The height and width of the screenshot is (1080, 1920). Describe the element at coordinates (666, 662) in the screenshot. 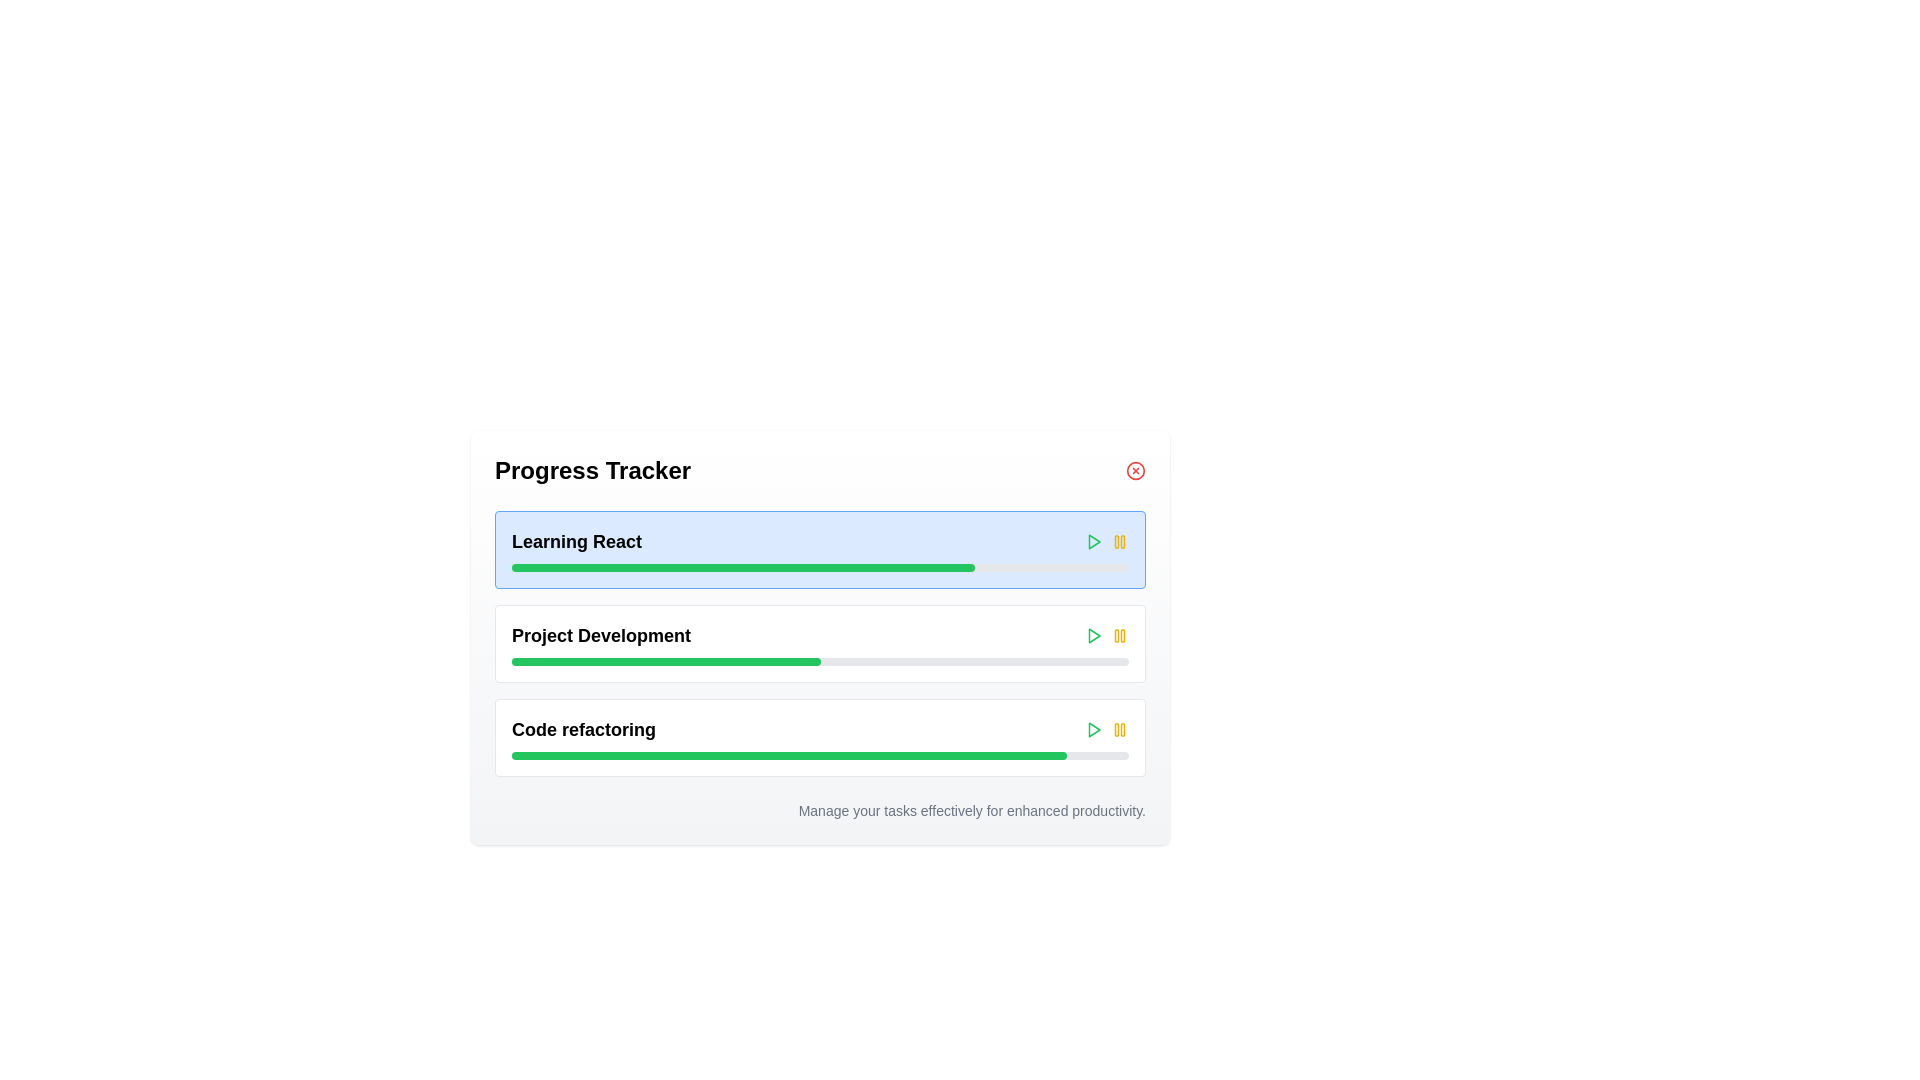

I see `the green progress indicator bar within the 'Project Development' progress bar` at that location.